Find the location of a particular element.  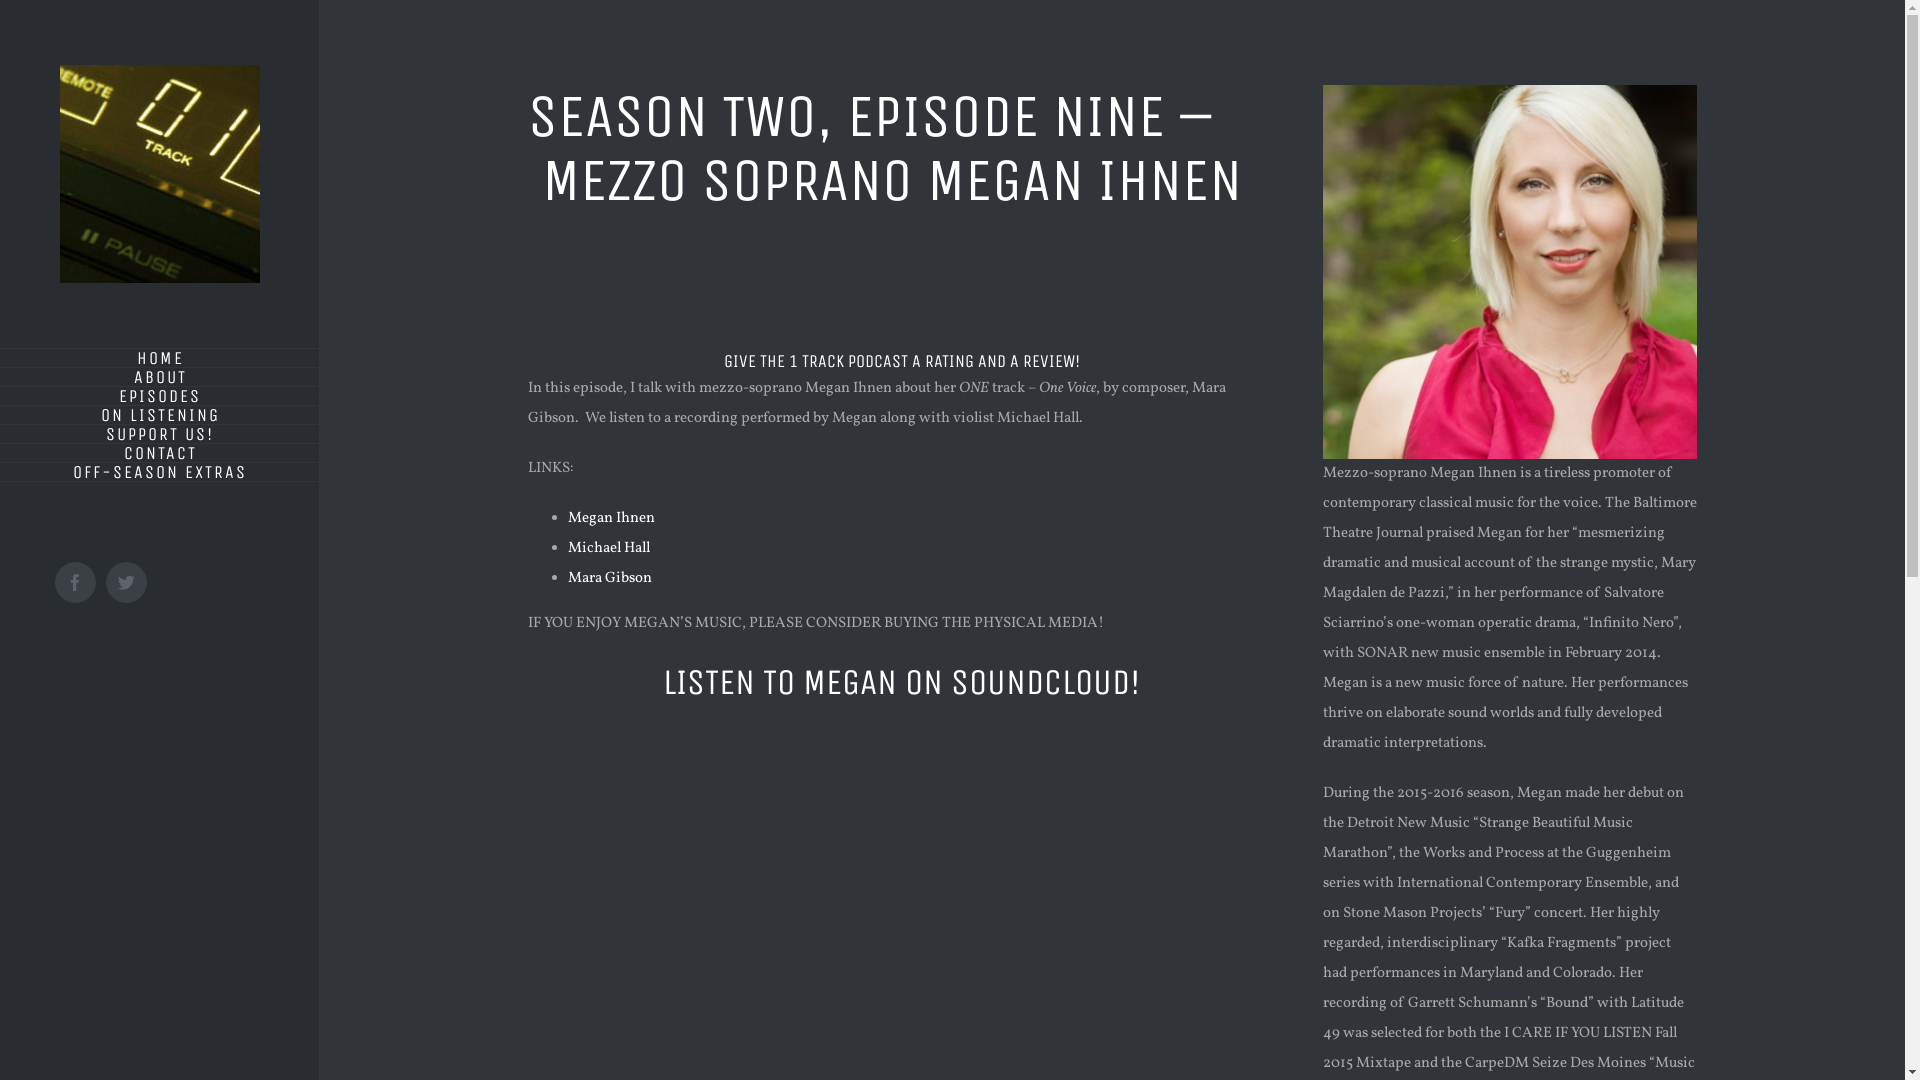

'EPISODES' is located at coordinates (158, 396).